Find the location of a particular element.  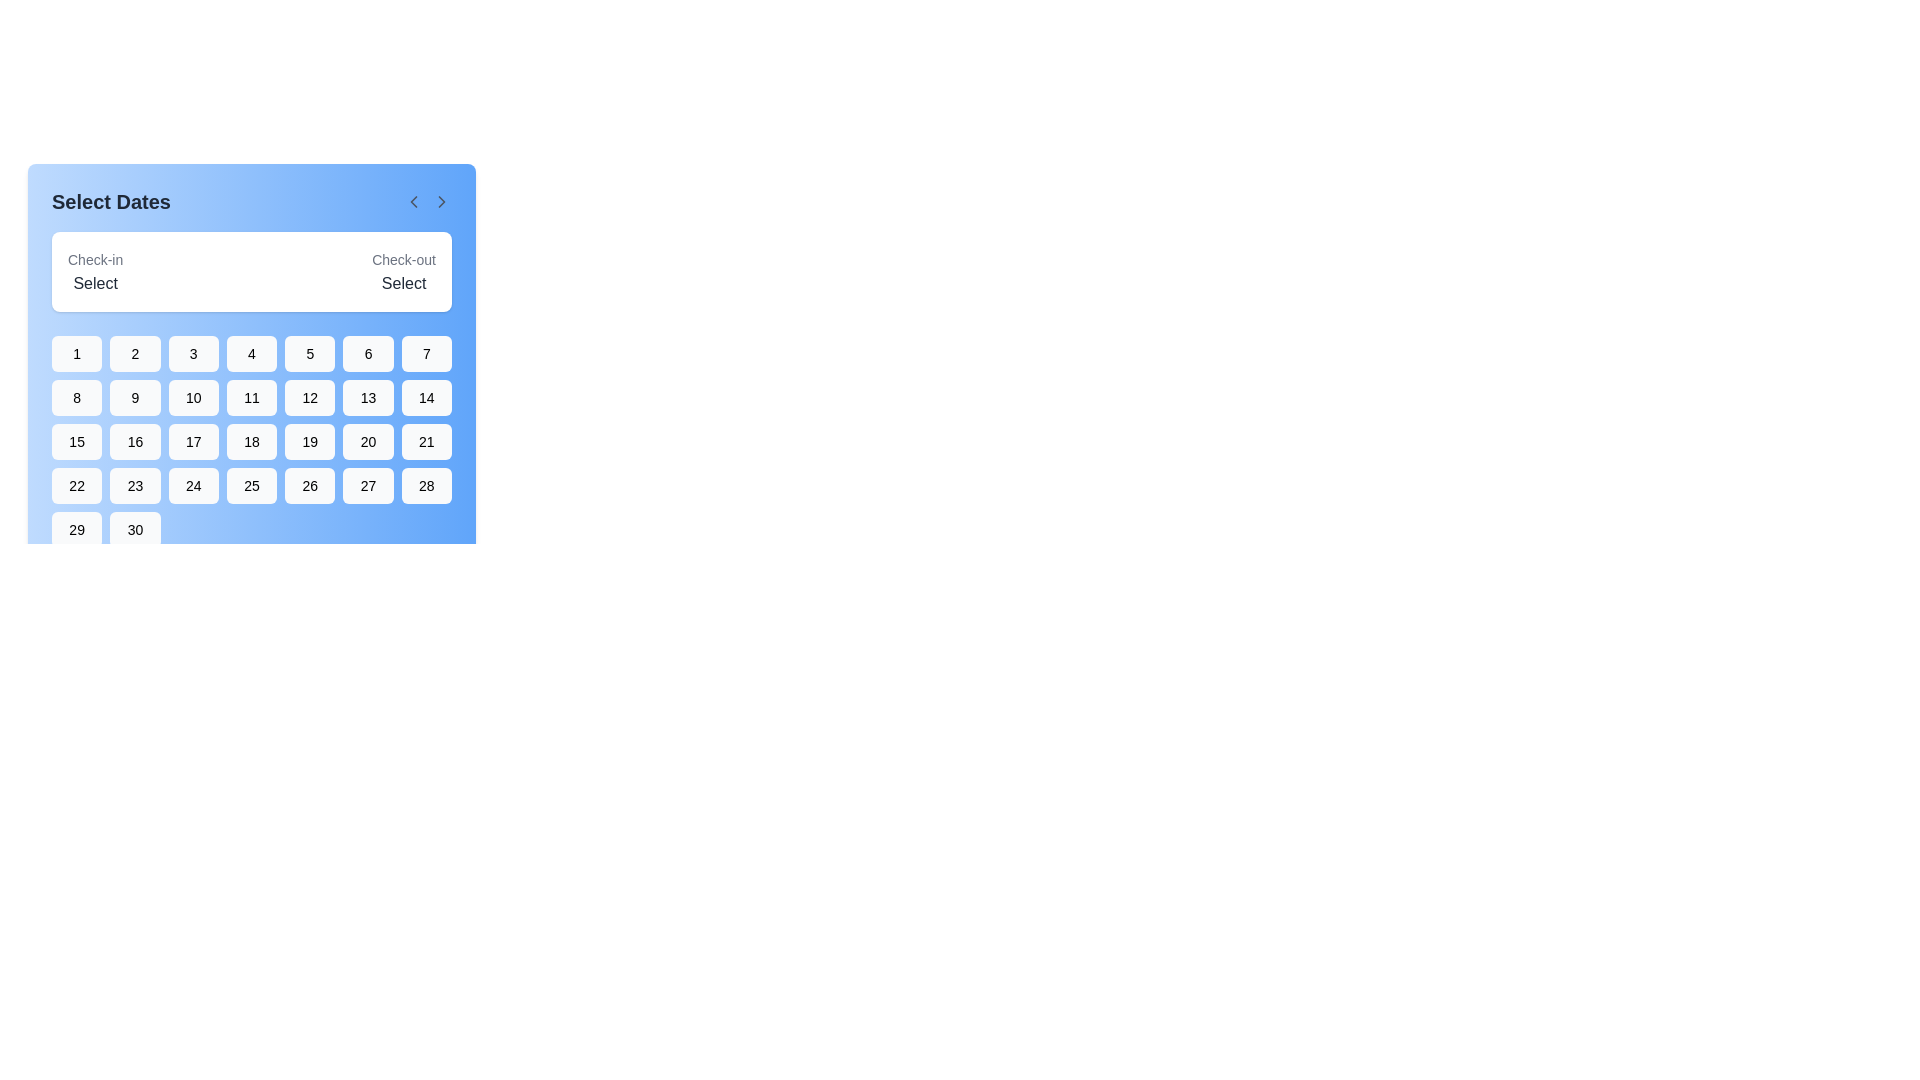

the 9th date button in the calendar interface is located at coordinates (134, 397).